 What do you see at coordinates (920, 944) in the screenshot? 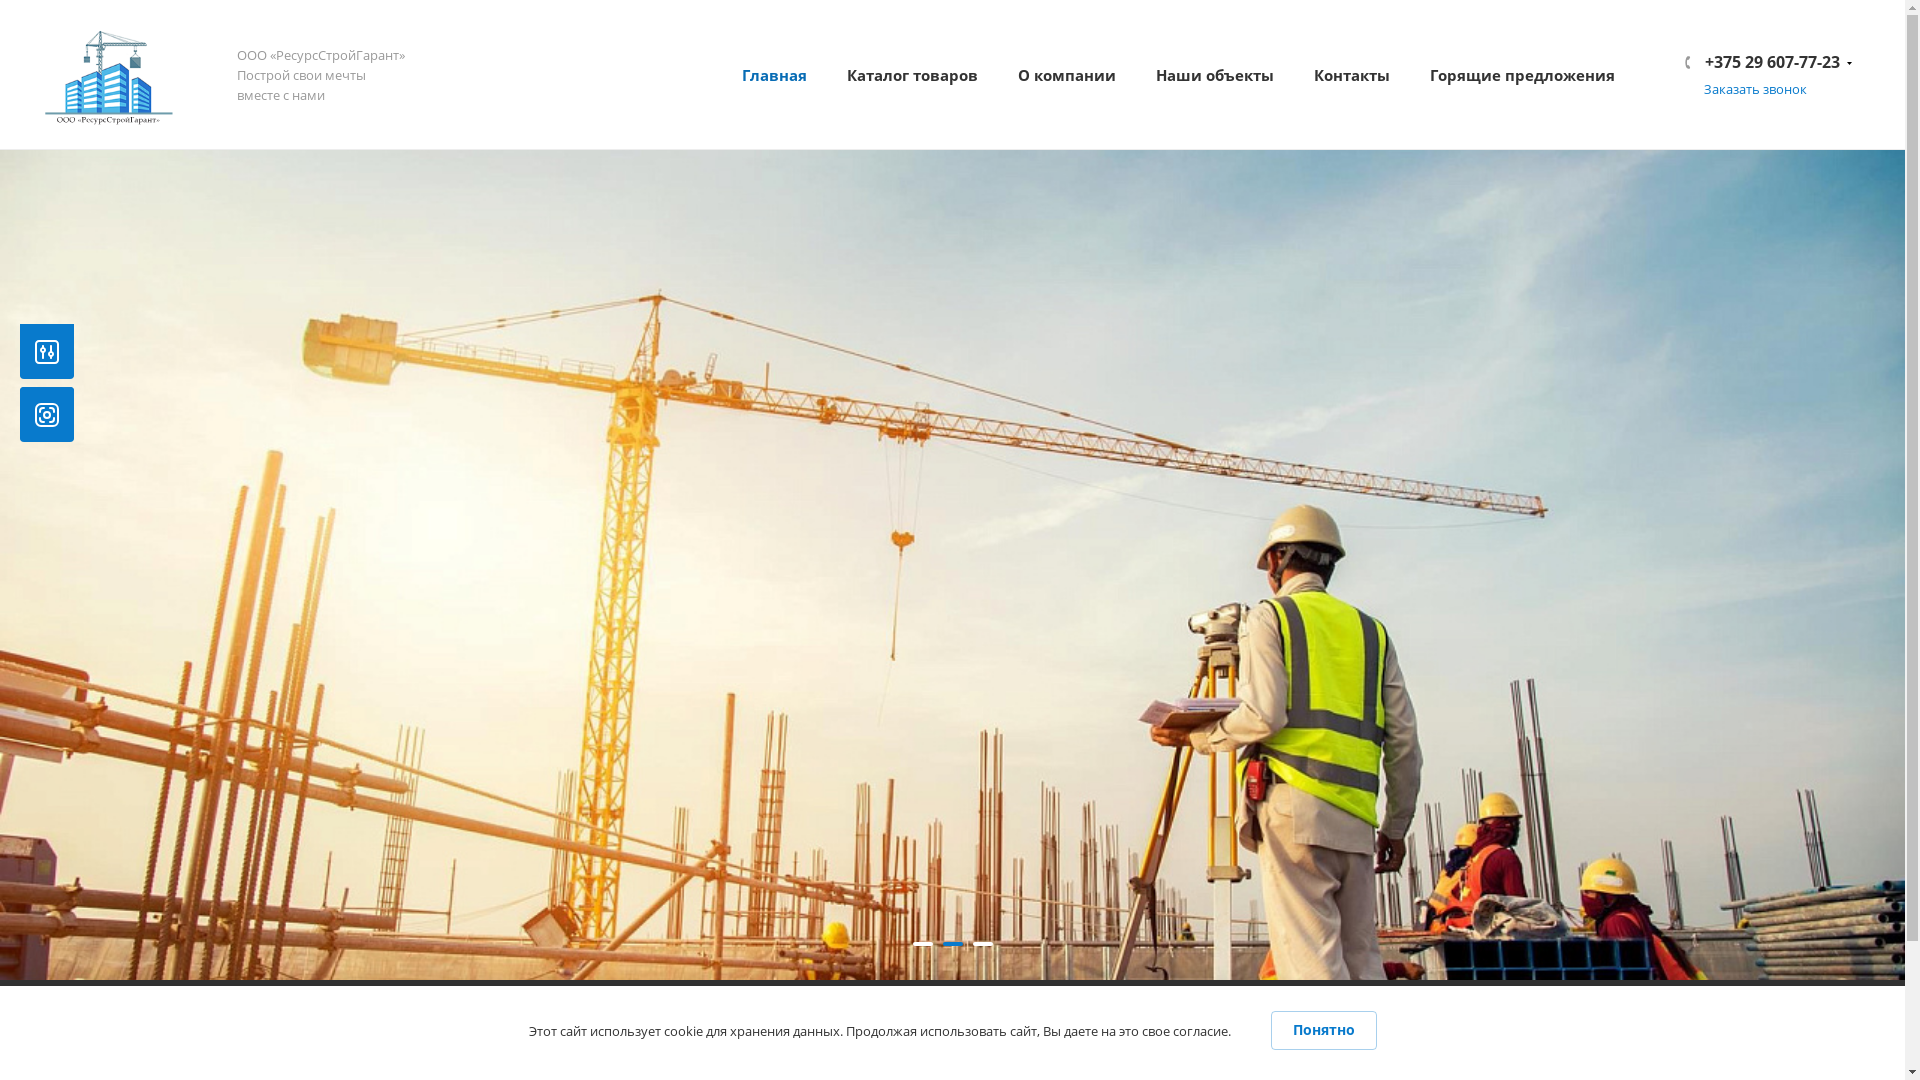
I see `'1'` at bounding box center [920, 944].